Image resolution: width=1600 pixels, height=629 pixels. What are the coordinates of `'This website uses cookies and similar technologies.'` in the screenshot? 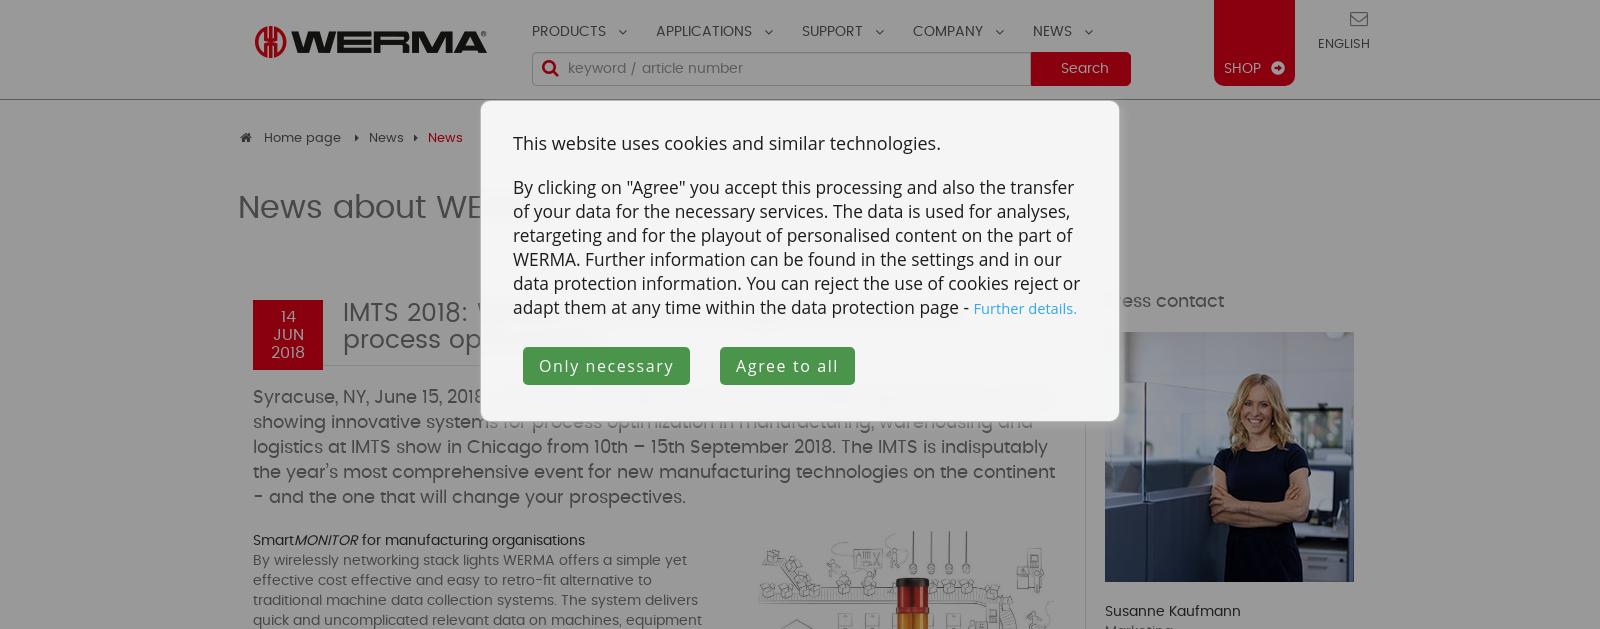 It's located at (726, 142).